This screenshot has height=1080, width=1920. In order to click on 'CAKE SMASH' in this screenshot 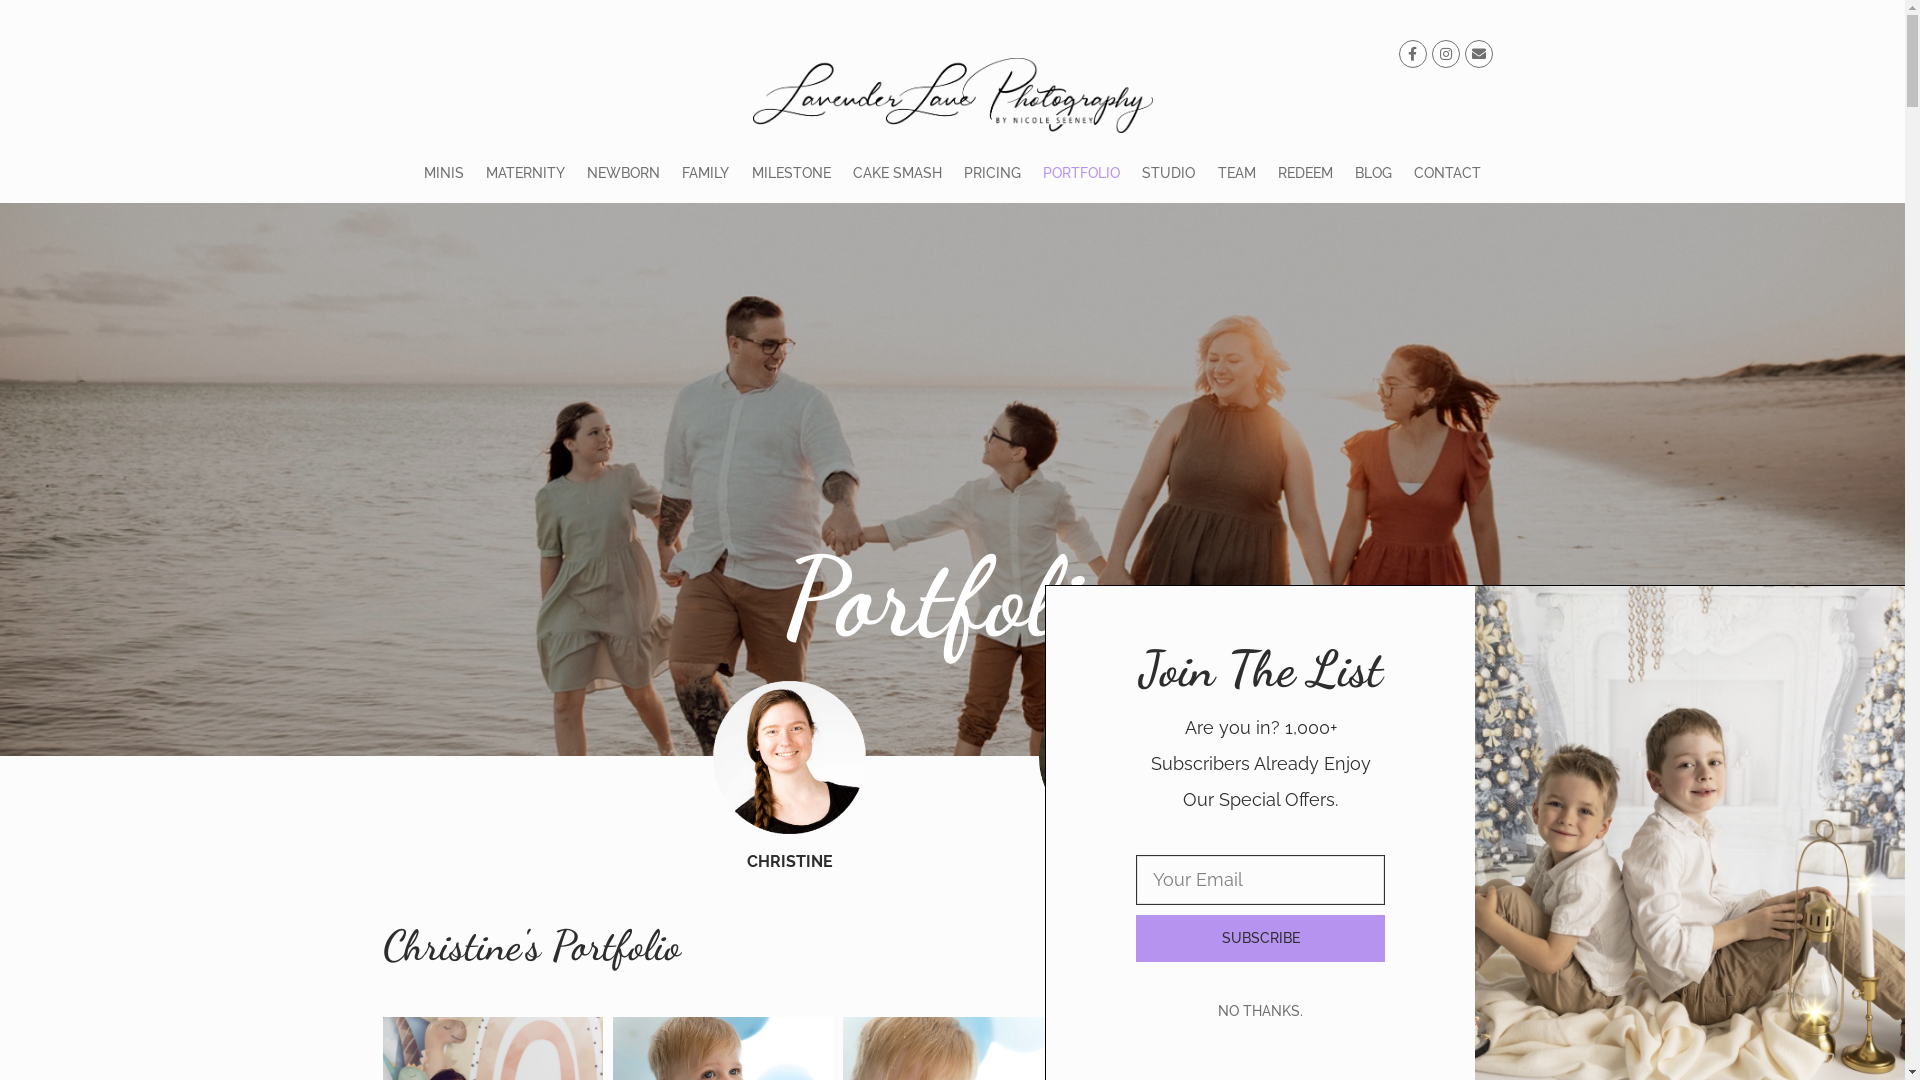, I will do `click(841, 172)`.